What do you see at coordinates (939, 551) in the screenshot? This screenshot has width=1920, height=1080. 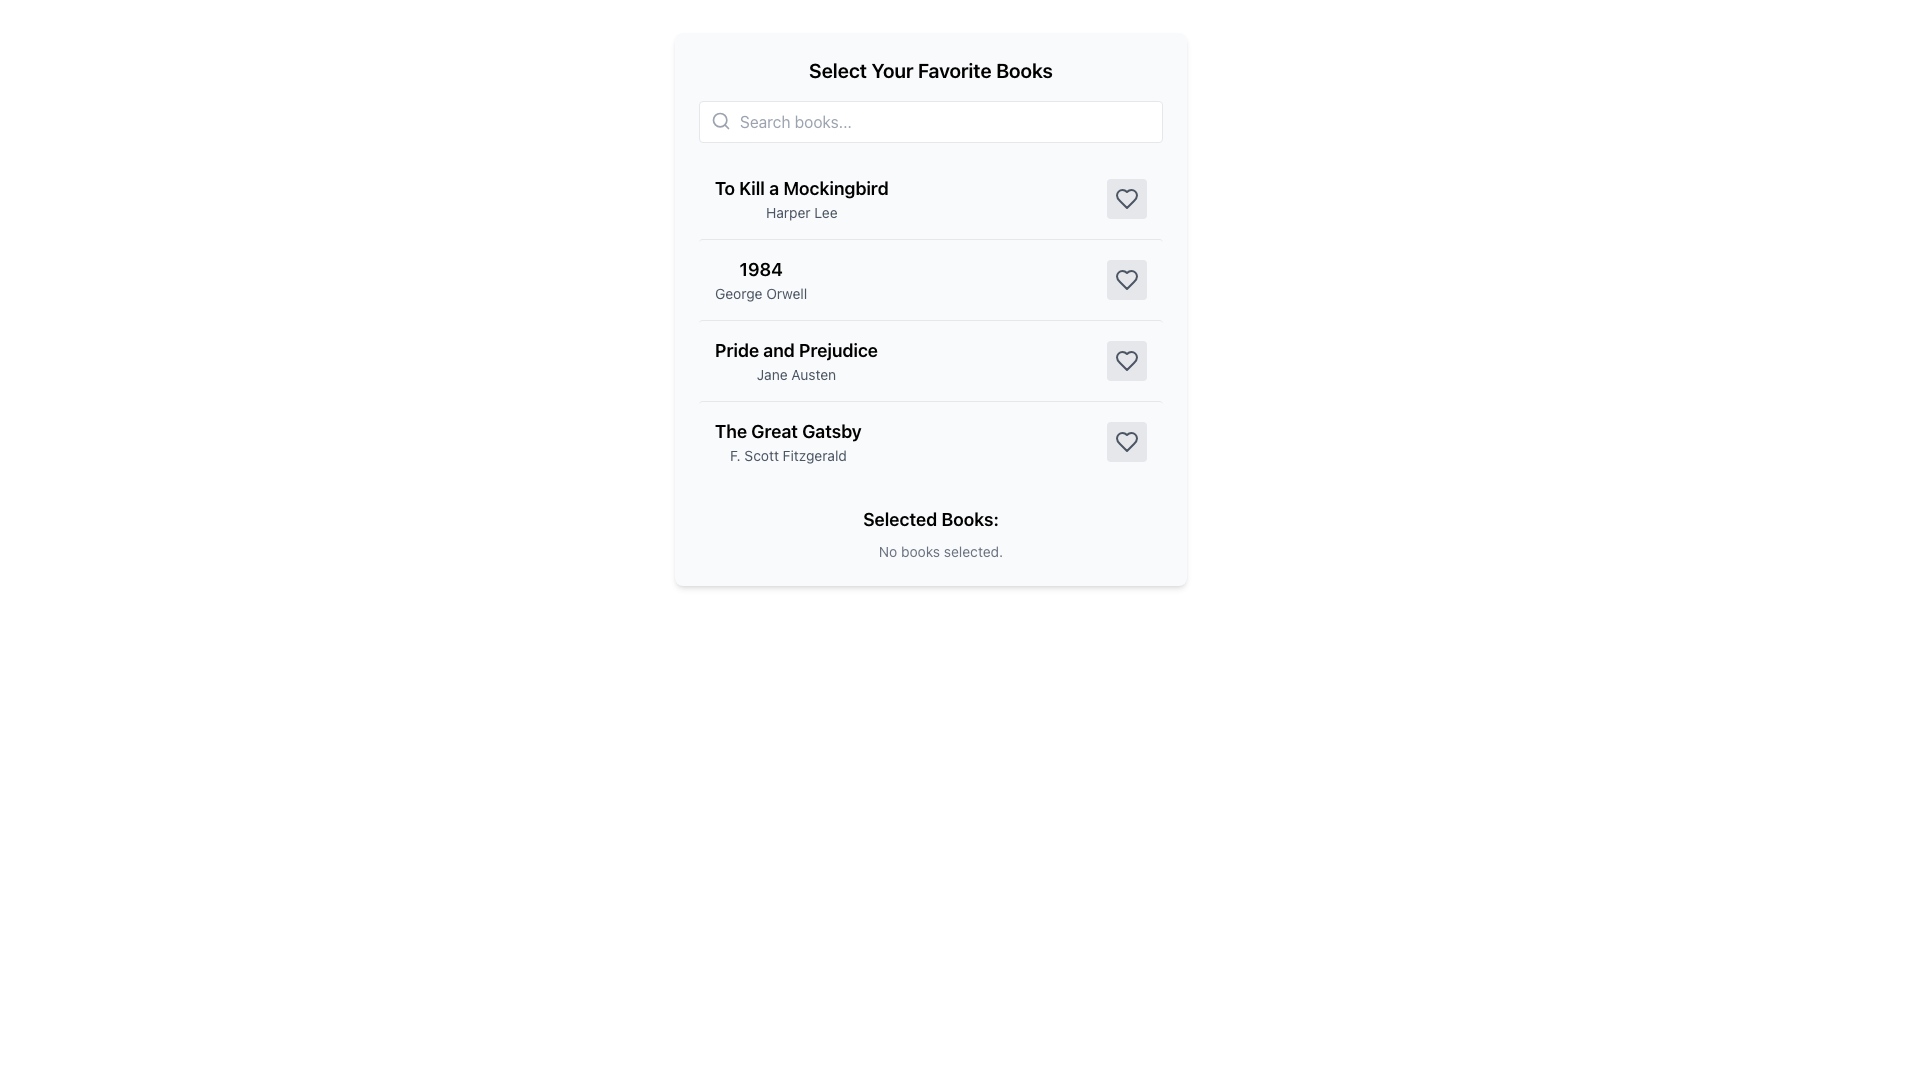 I see `text content of the text label that displays 'No books selected.' located under the 'Selected Books:' section` at bounding box center [939, 551].